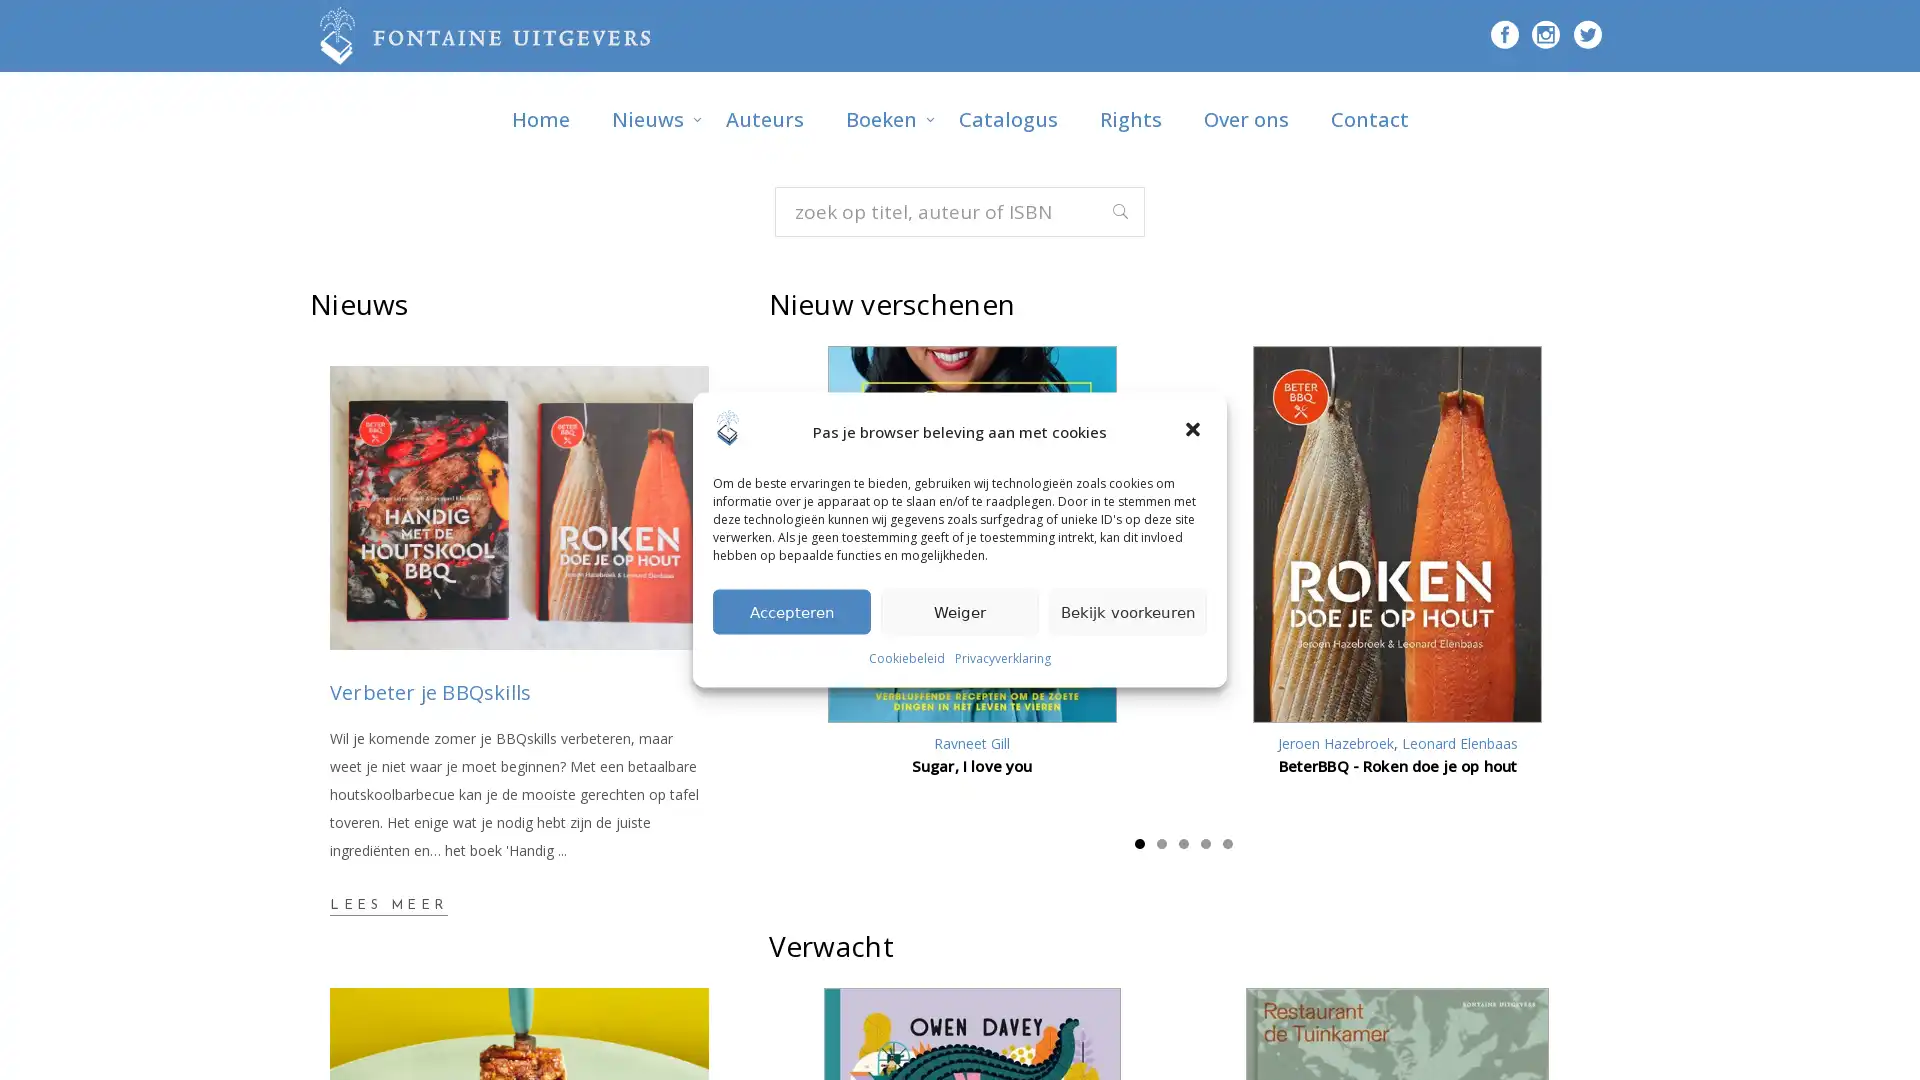 This screenshot has height=1080, width=1920. Describe the element at coordinates (1195, 430) in the screenshot. I see `close-dialog` at that location.